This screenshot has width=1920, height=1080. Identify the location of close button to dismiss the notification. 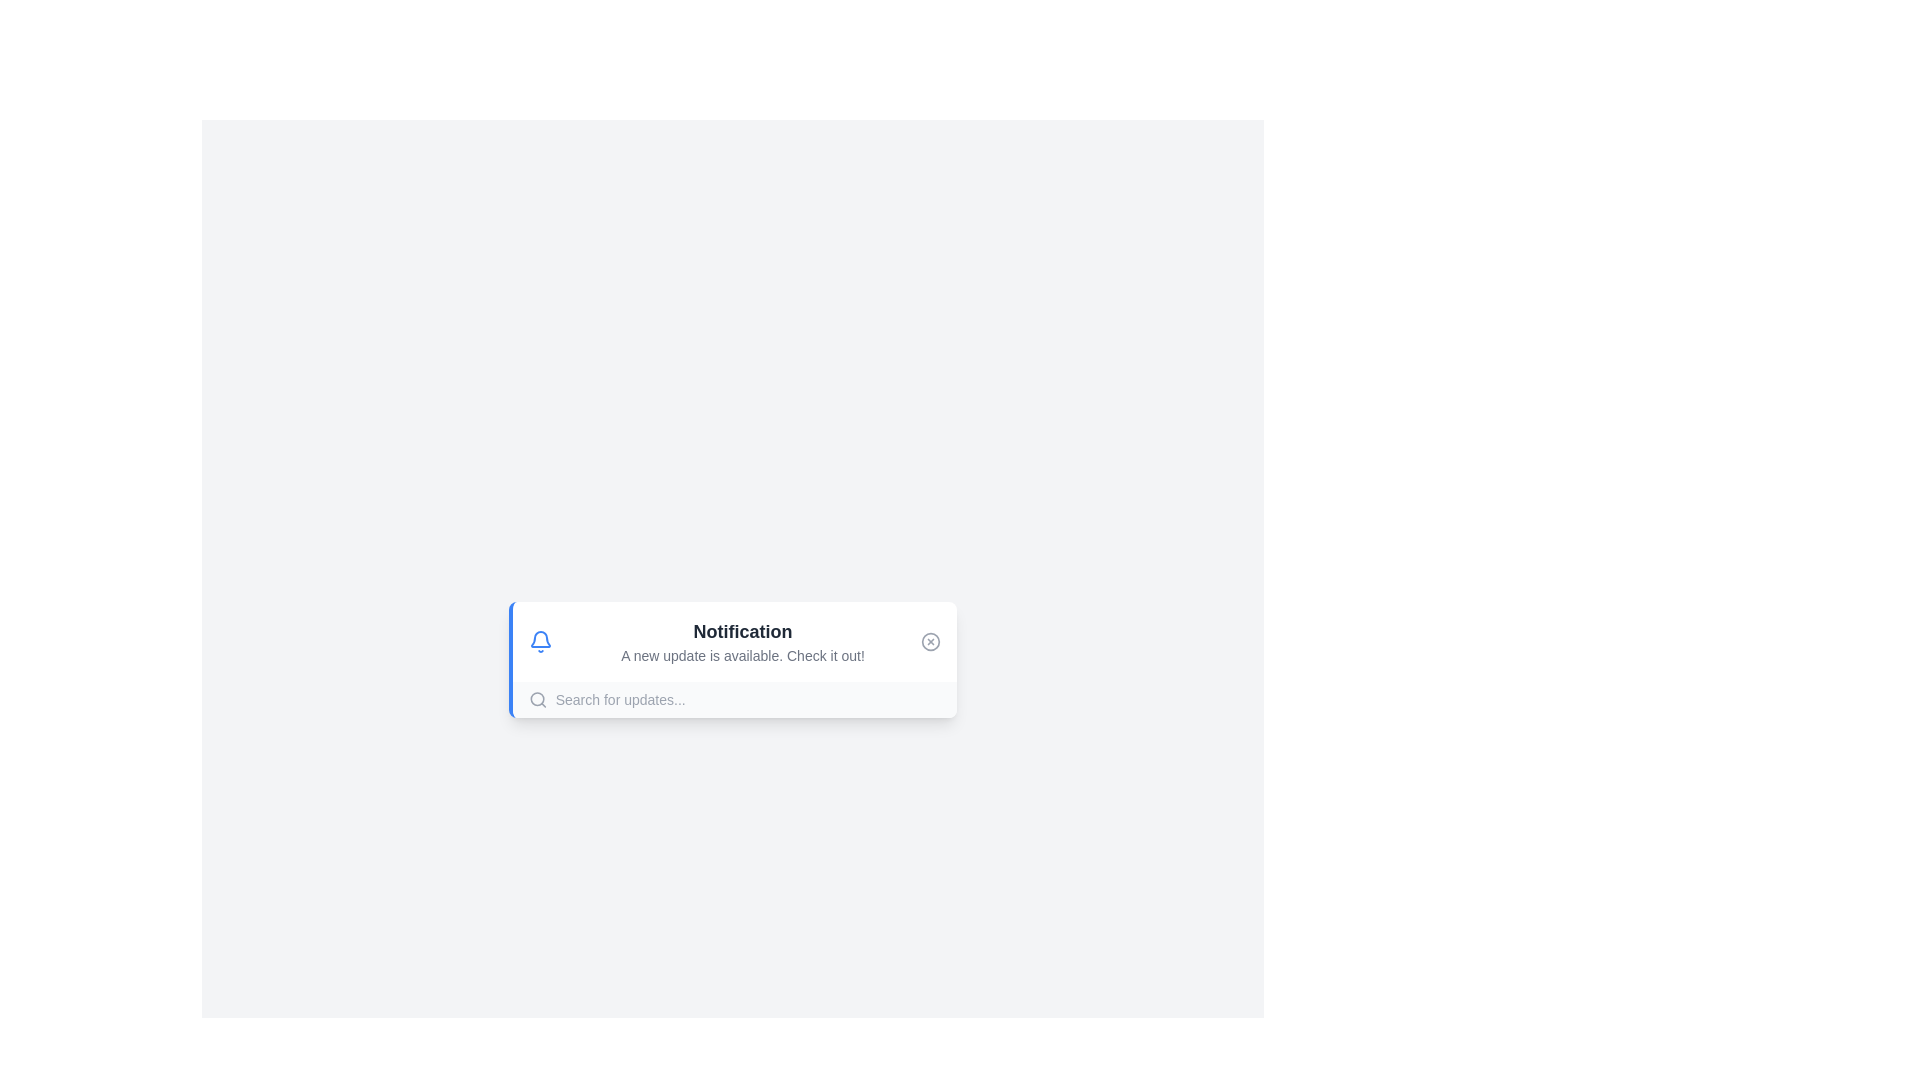
(930, 641).